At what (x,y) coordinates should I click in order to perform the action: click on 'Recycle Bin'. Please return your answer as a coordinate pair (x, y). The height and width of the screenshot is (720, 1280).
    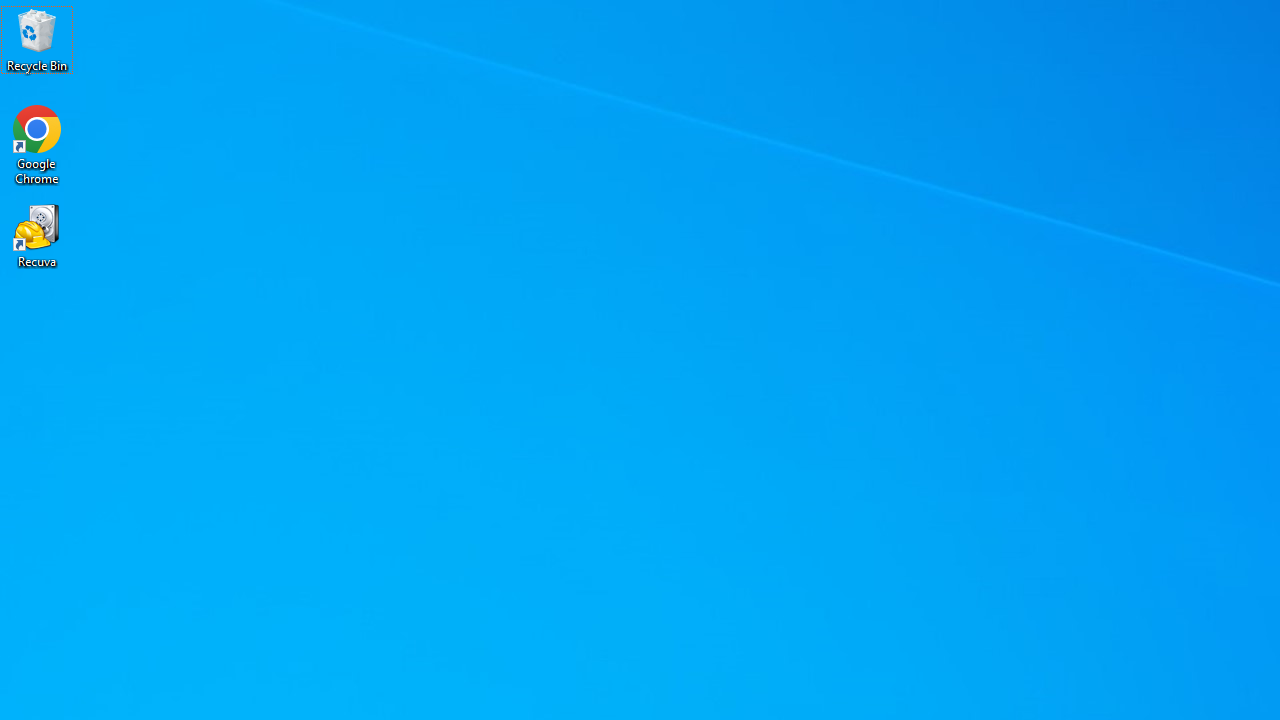
    Looking at the image, I should click on (37, 39).